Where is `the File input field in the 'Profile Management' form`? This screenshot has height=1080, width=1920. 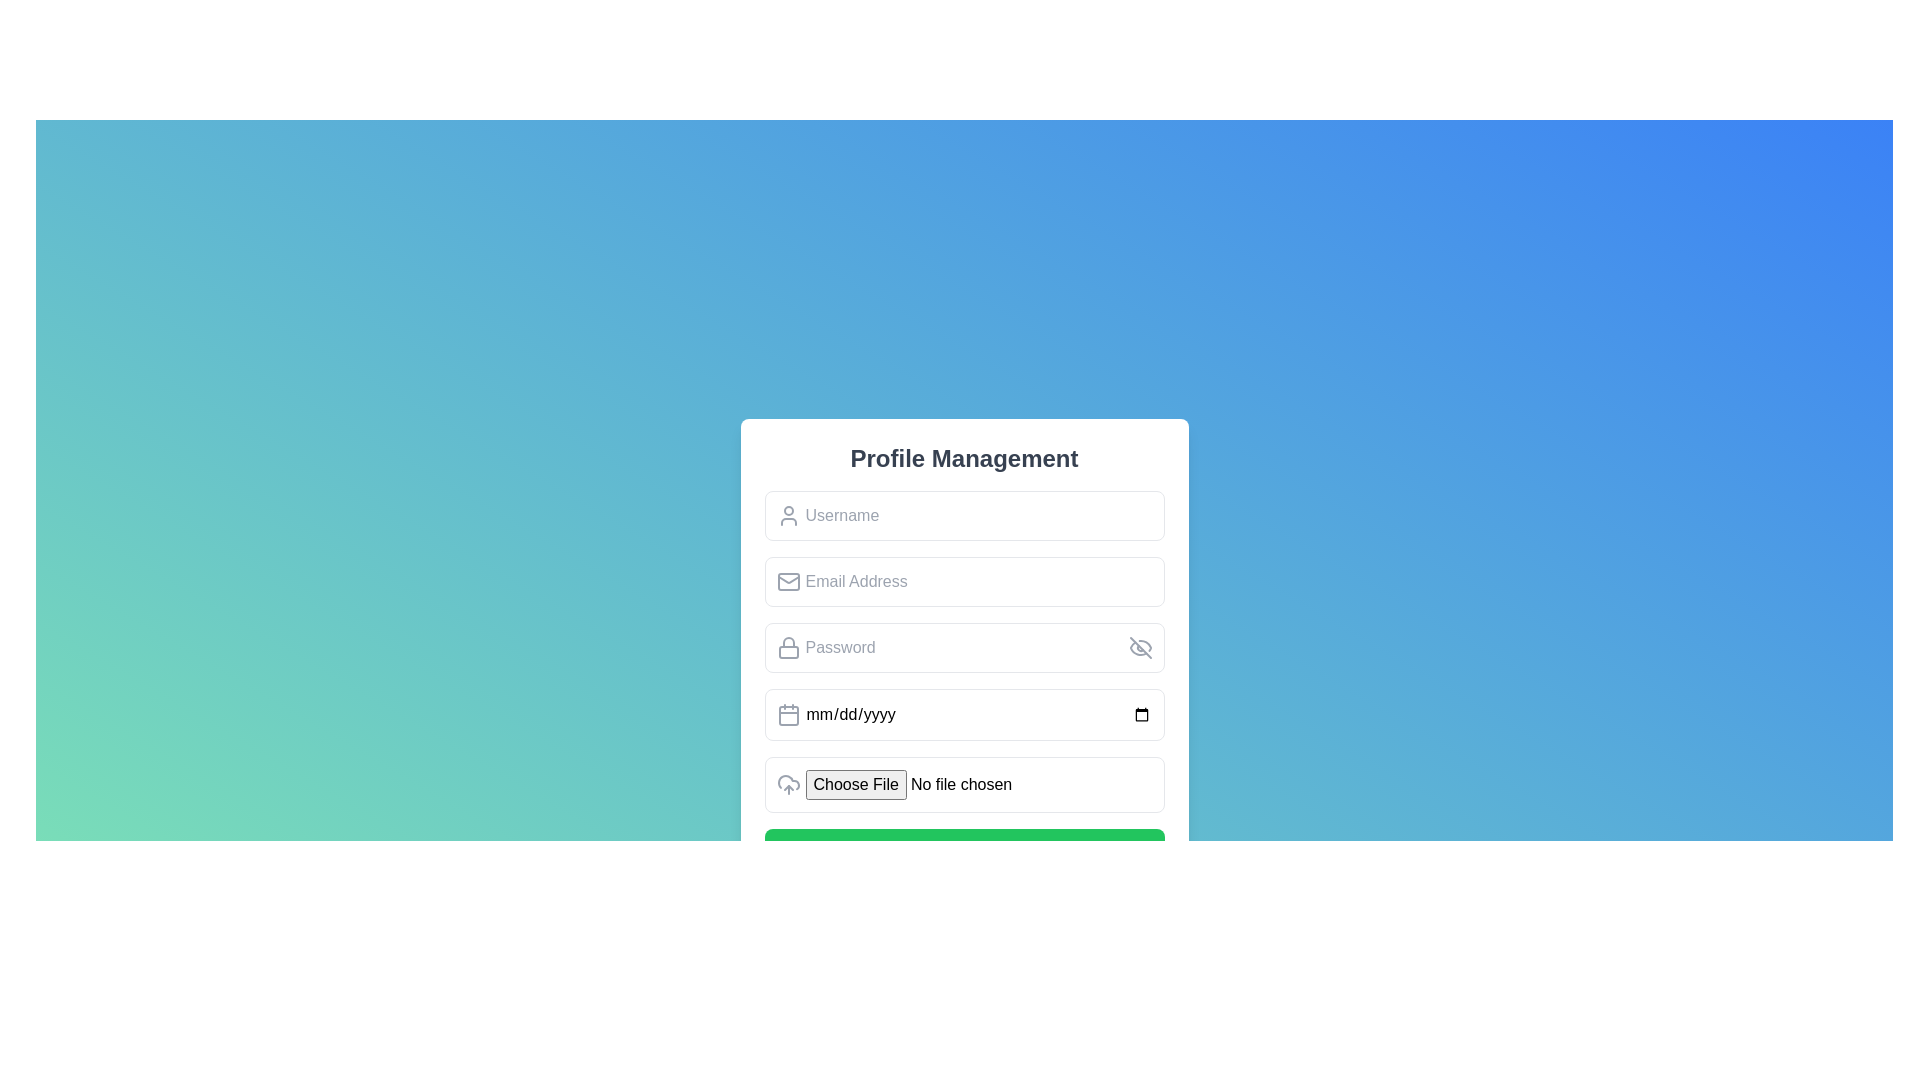 the File input field in the 'Profile Management' form is located at coordinates (964, 784).